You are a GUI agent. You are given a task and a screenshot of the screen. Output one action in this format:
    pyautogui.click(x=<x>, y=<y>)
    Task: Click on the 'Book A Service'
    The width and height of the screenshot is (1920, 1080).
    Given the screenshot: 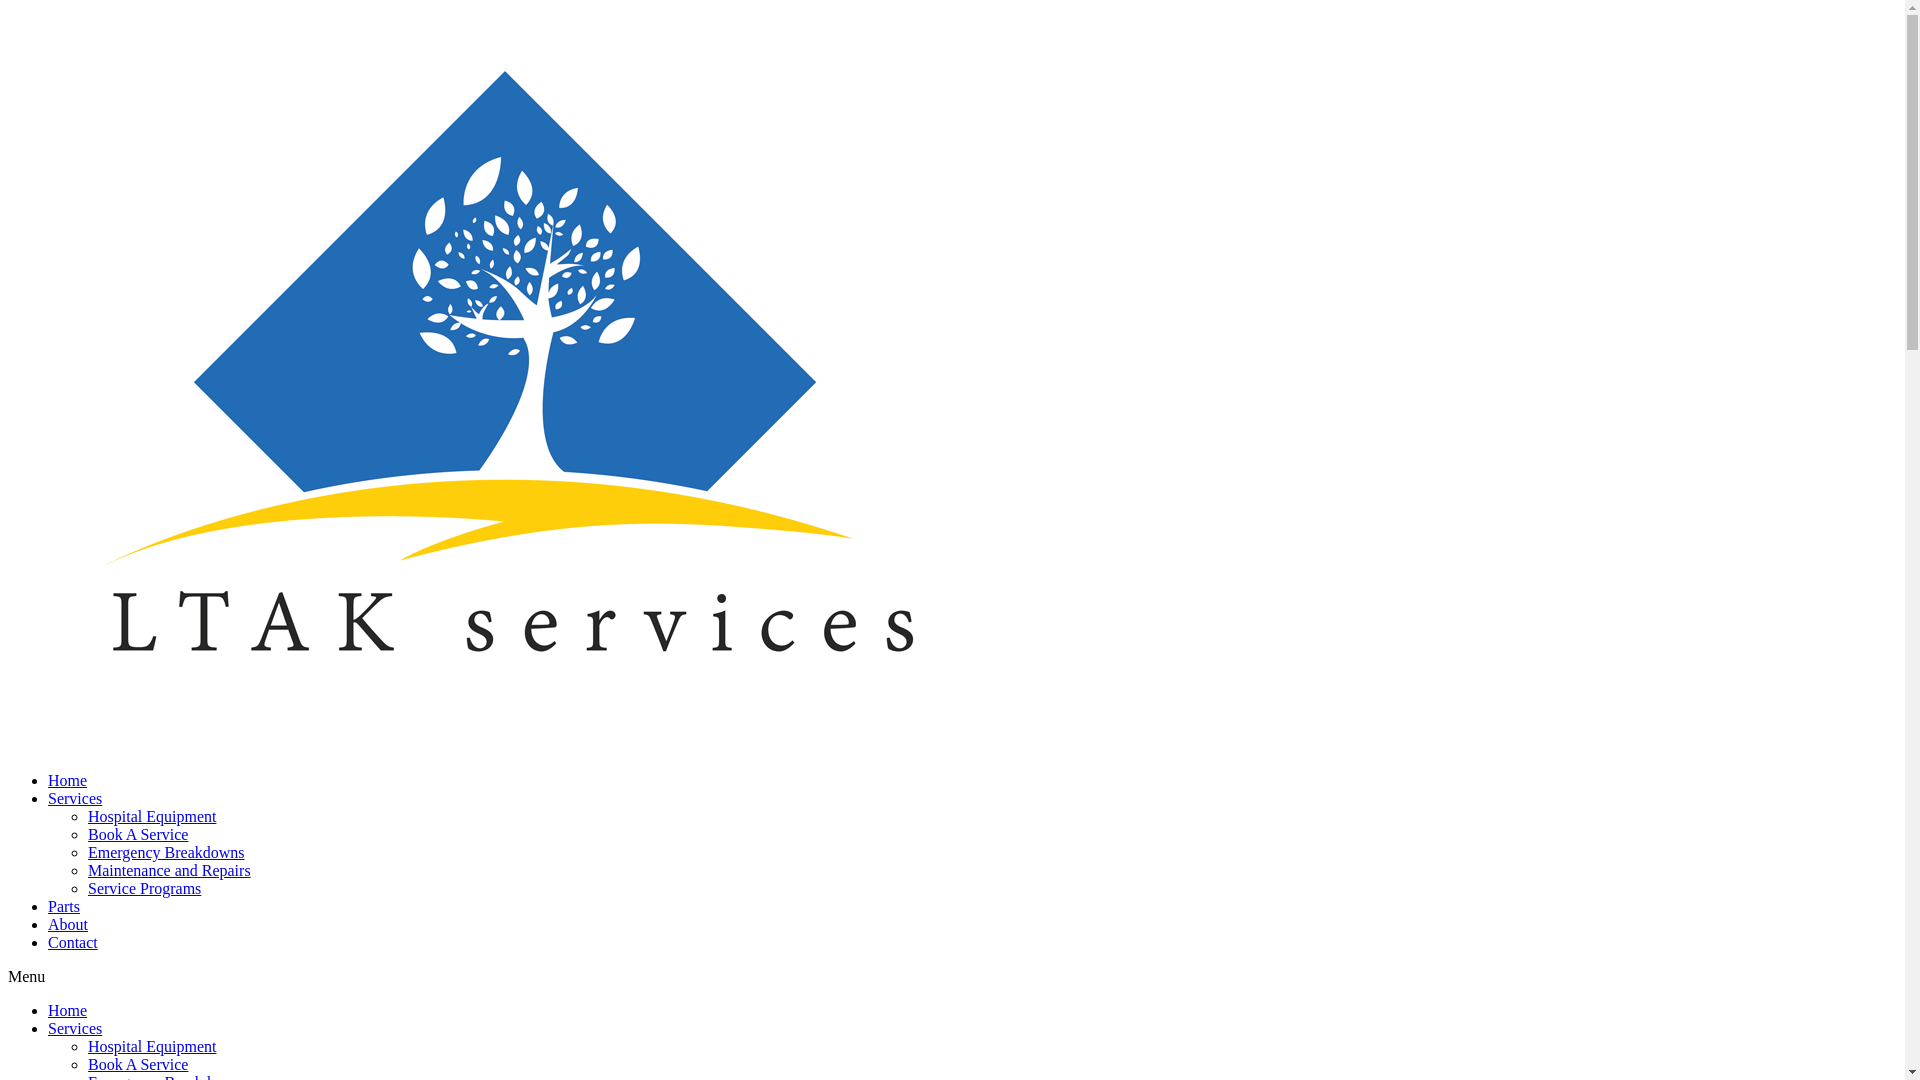 What is the action you would take?
    pyautogui.click(x=86, y=1063)
    